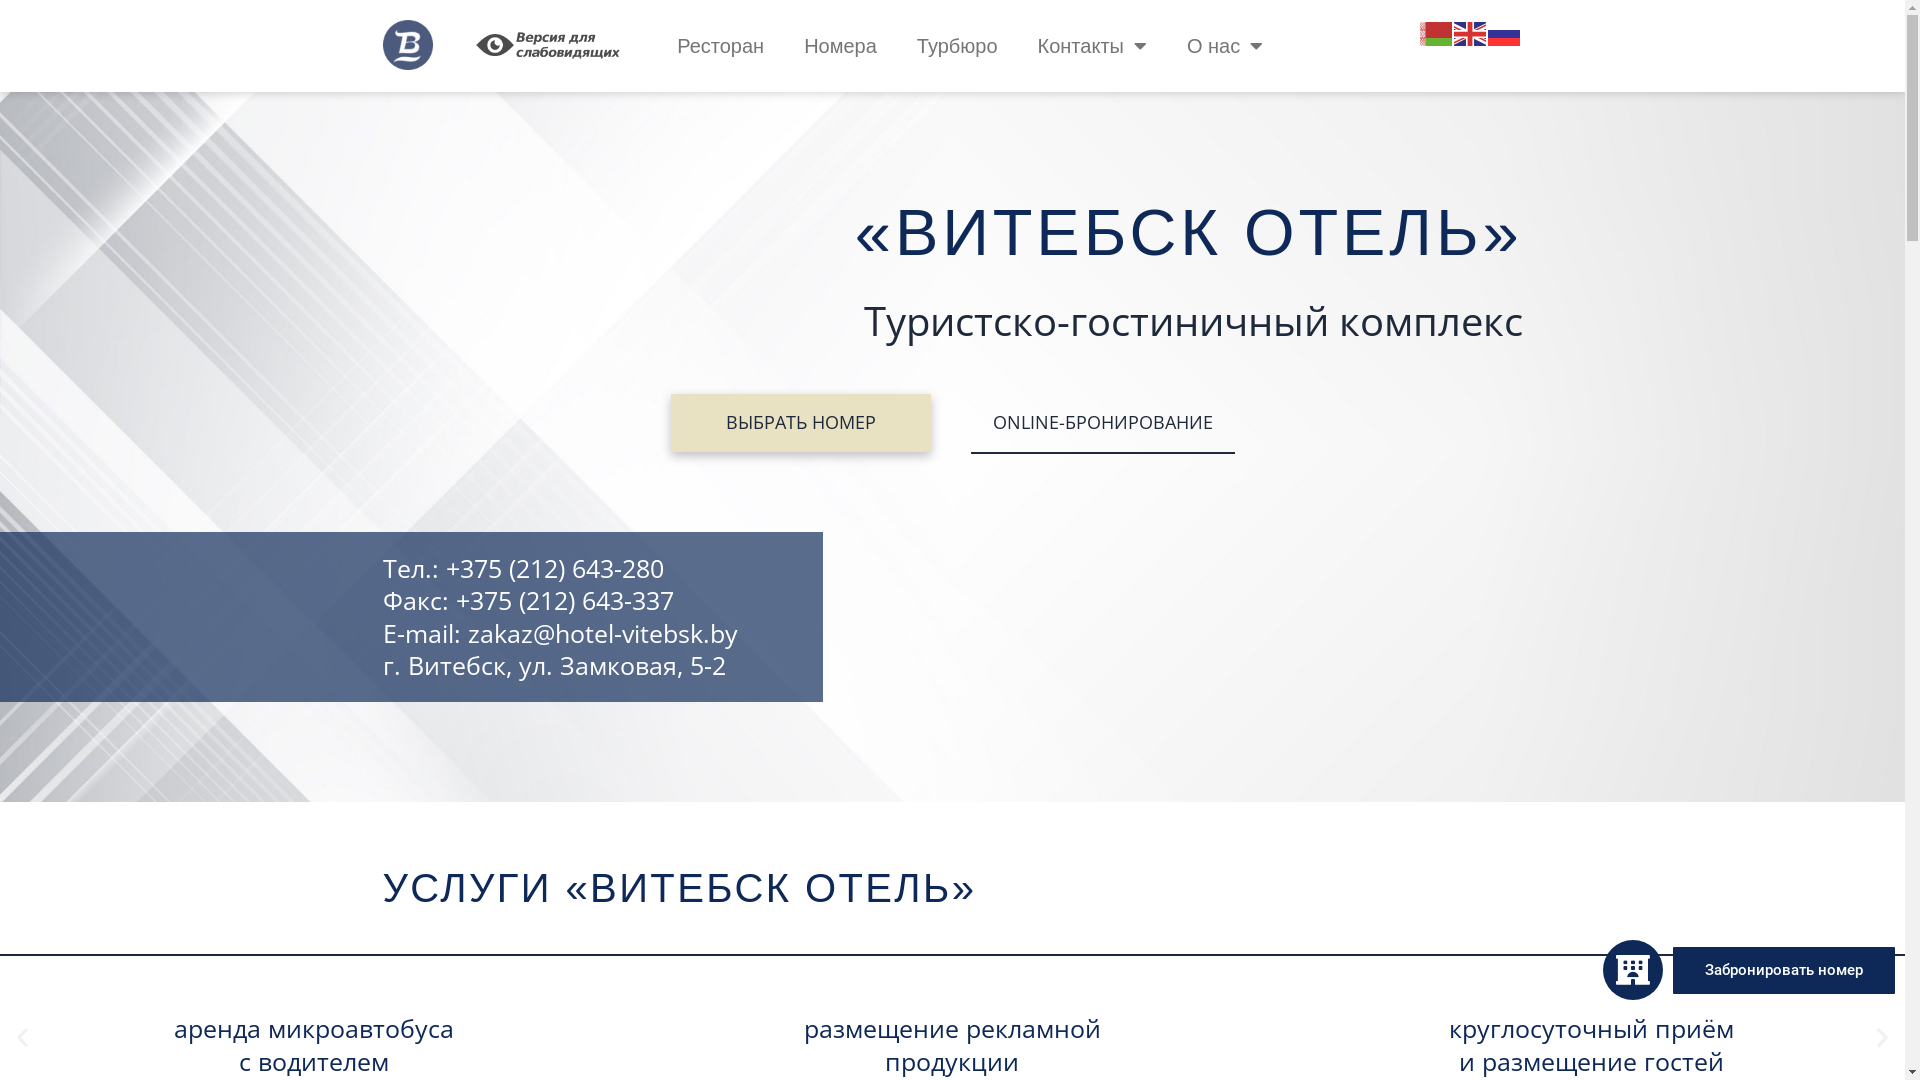 The image size is (1920, 1080). I want to click on 'Russian', so click(1488, 32).